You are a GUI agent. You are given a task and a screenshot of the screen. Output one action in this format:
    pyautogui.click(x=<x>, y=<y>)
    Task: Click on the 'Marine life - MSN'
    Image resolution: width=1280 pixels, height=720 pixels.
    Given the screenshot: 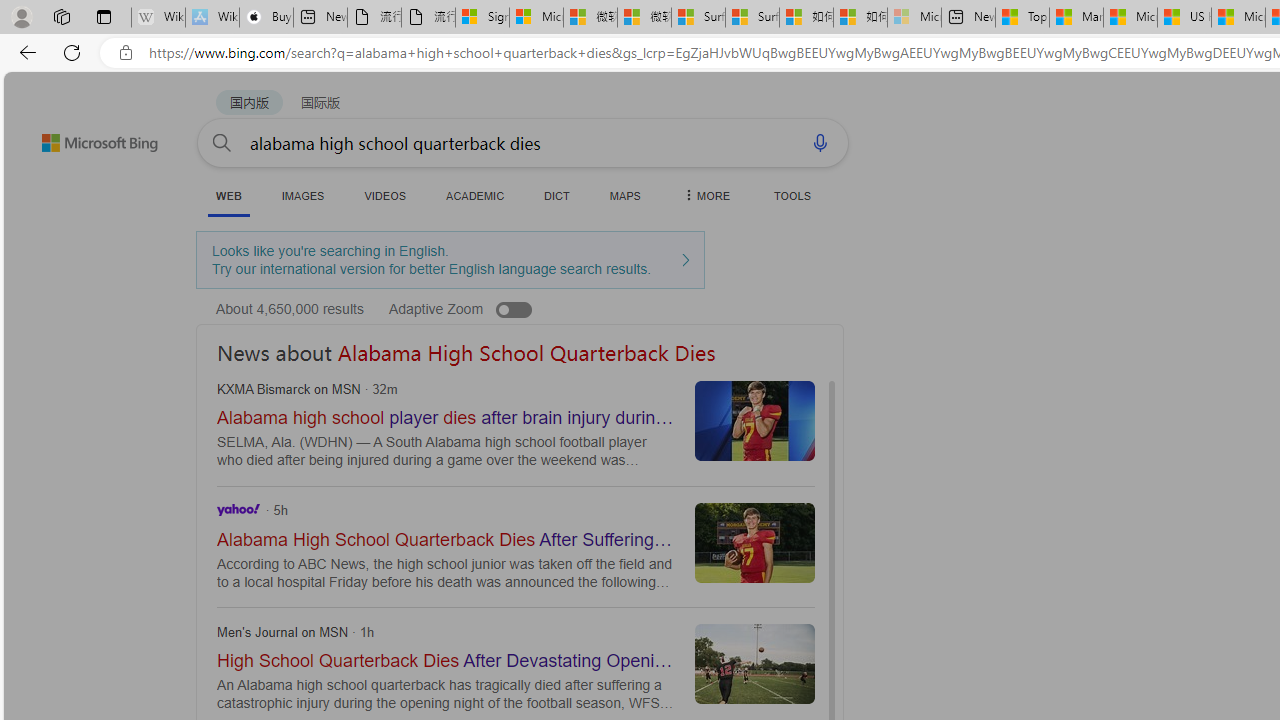 What is the action you would take?
    pyautogui.click(x=1075, y=17)
    